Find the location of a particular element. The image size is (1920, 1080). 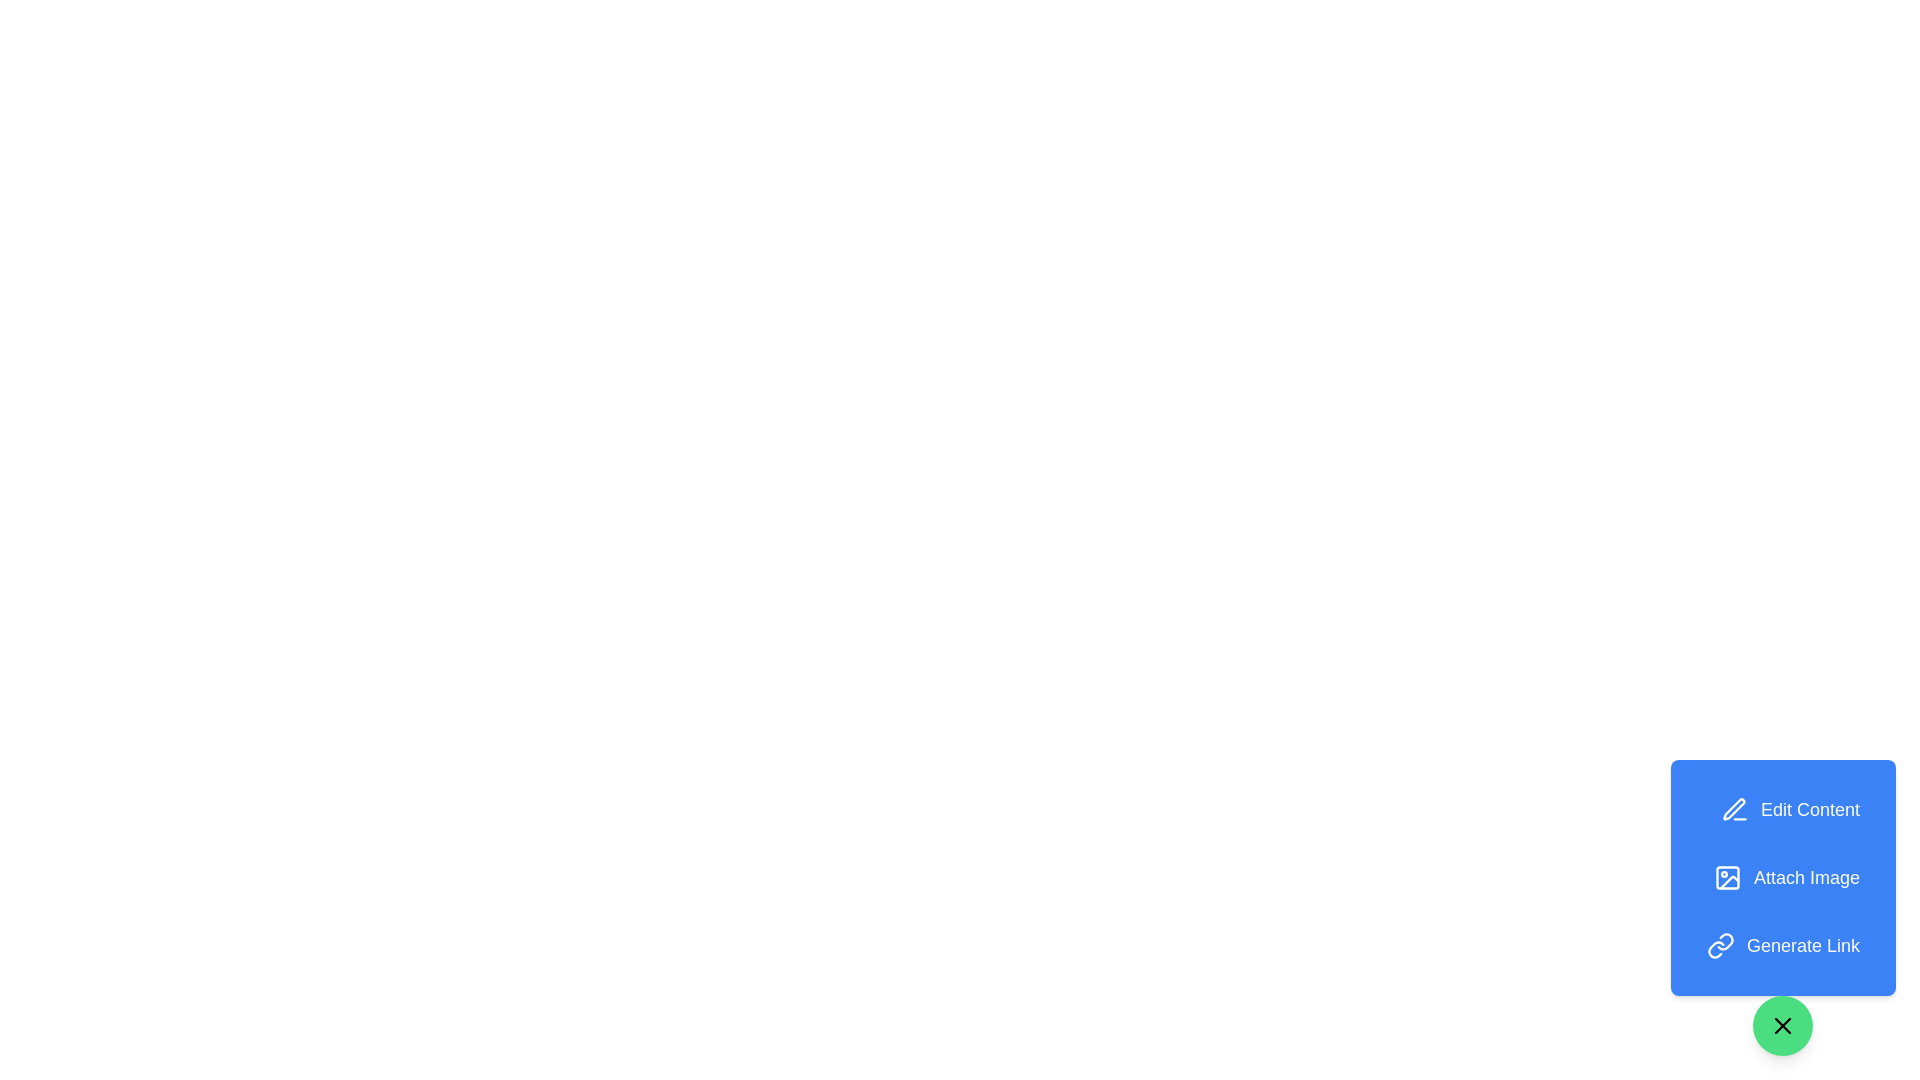

the 'Generate Link' button to trigger the associated action is located at coordinates (1783, 945).